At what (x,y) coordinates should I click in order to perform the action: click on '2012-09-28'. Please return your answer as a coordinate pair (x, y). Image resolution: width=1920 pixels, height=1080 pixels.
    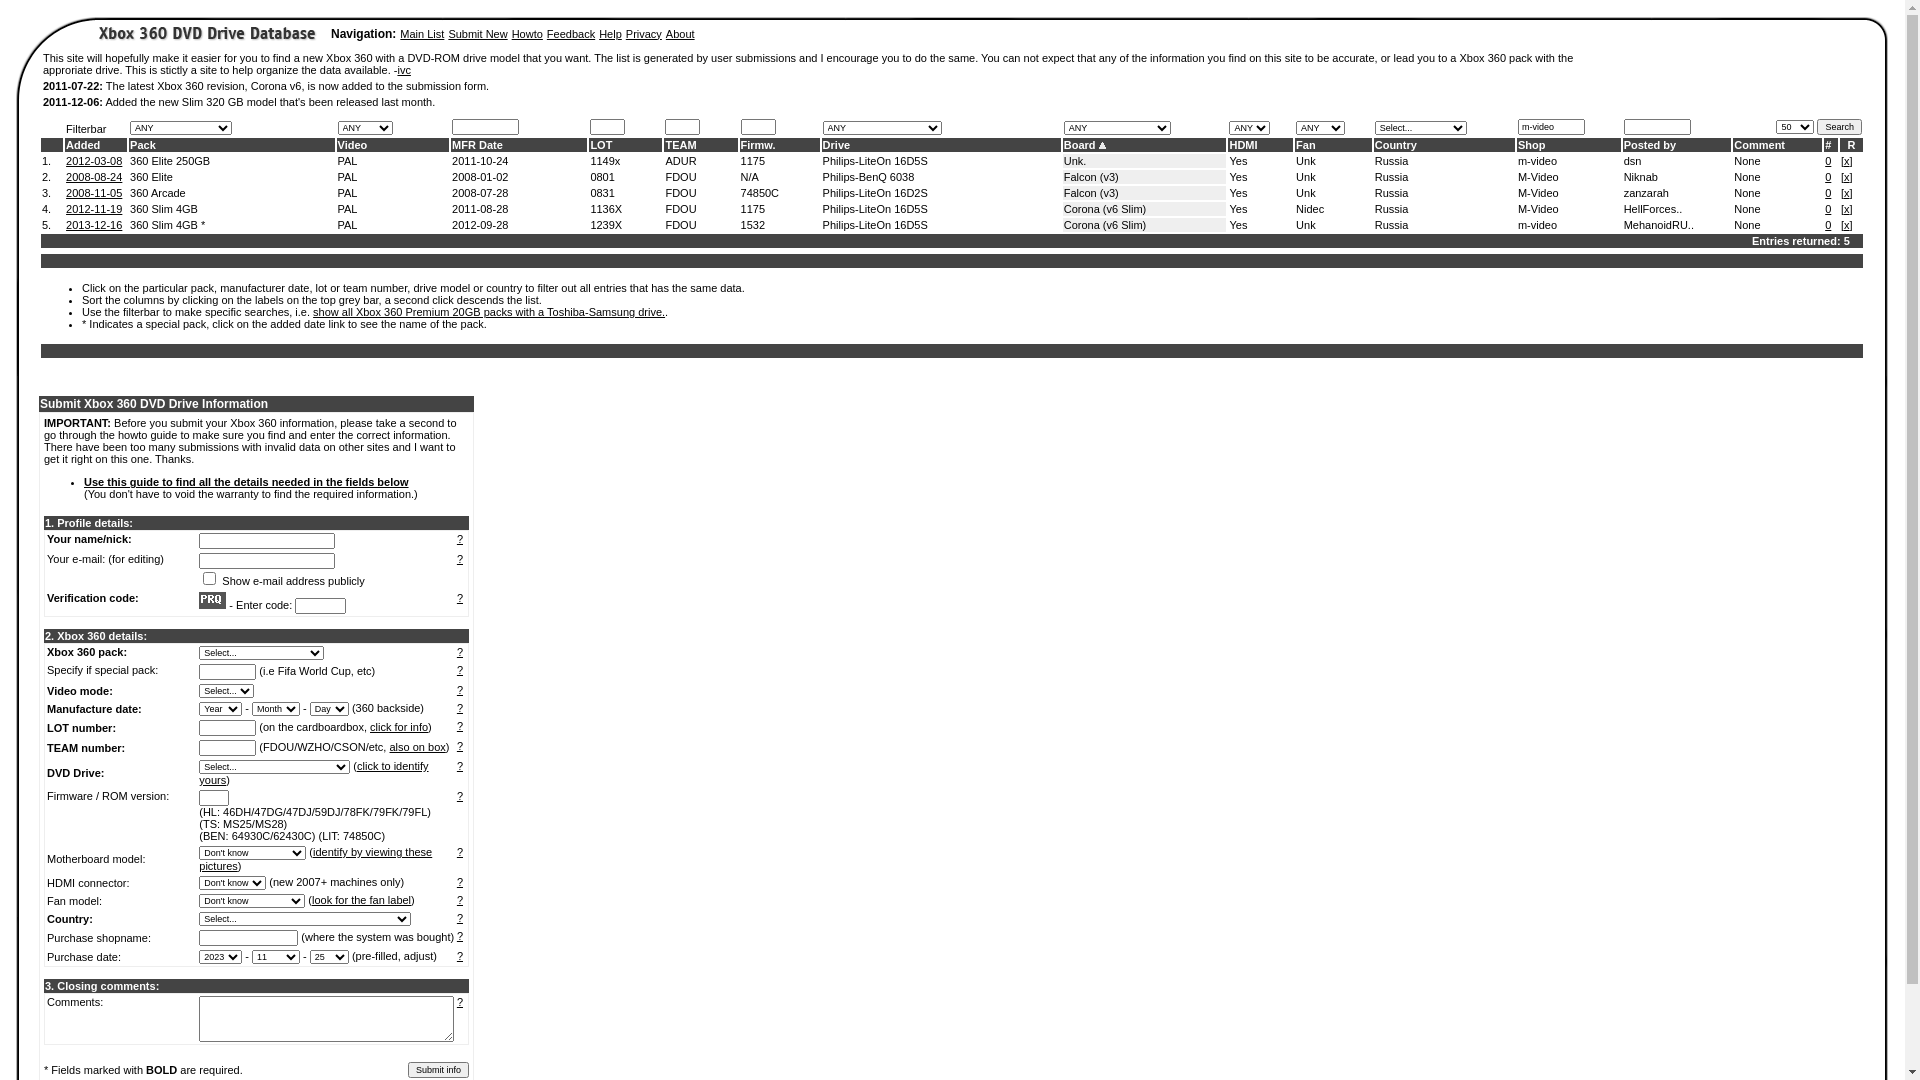
    Looking at the image, I should click on (450, 224).